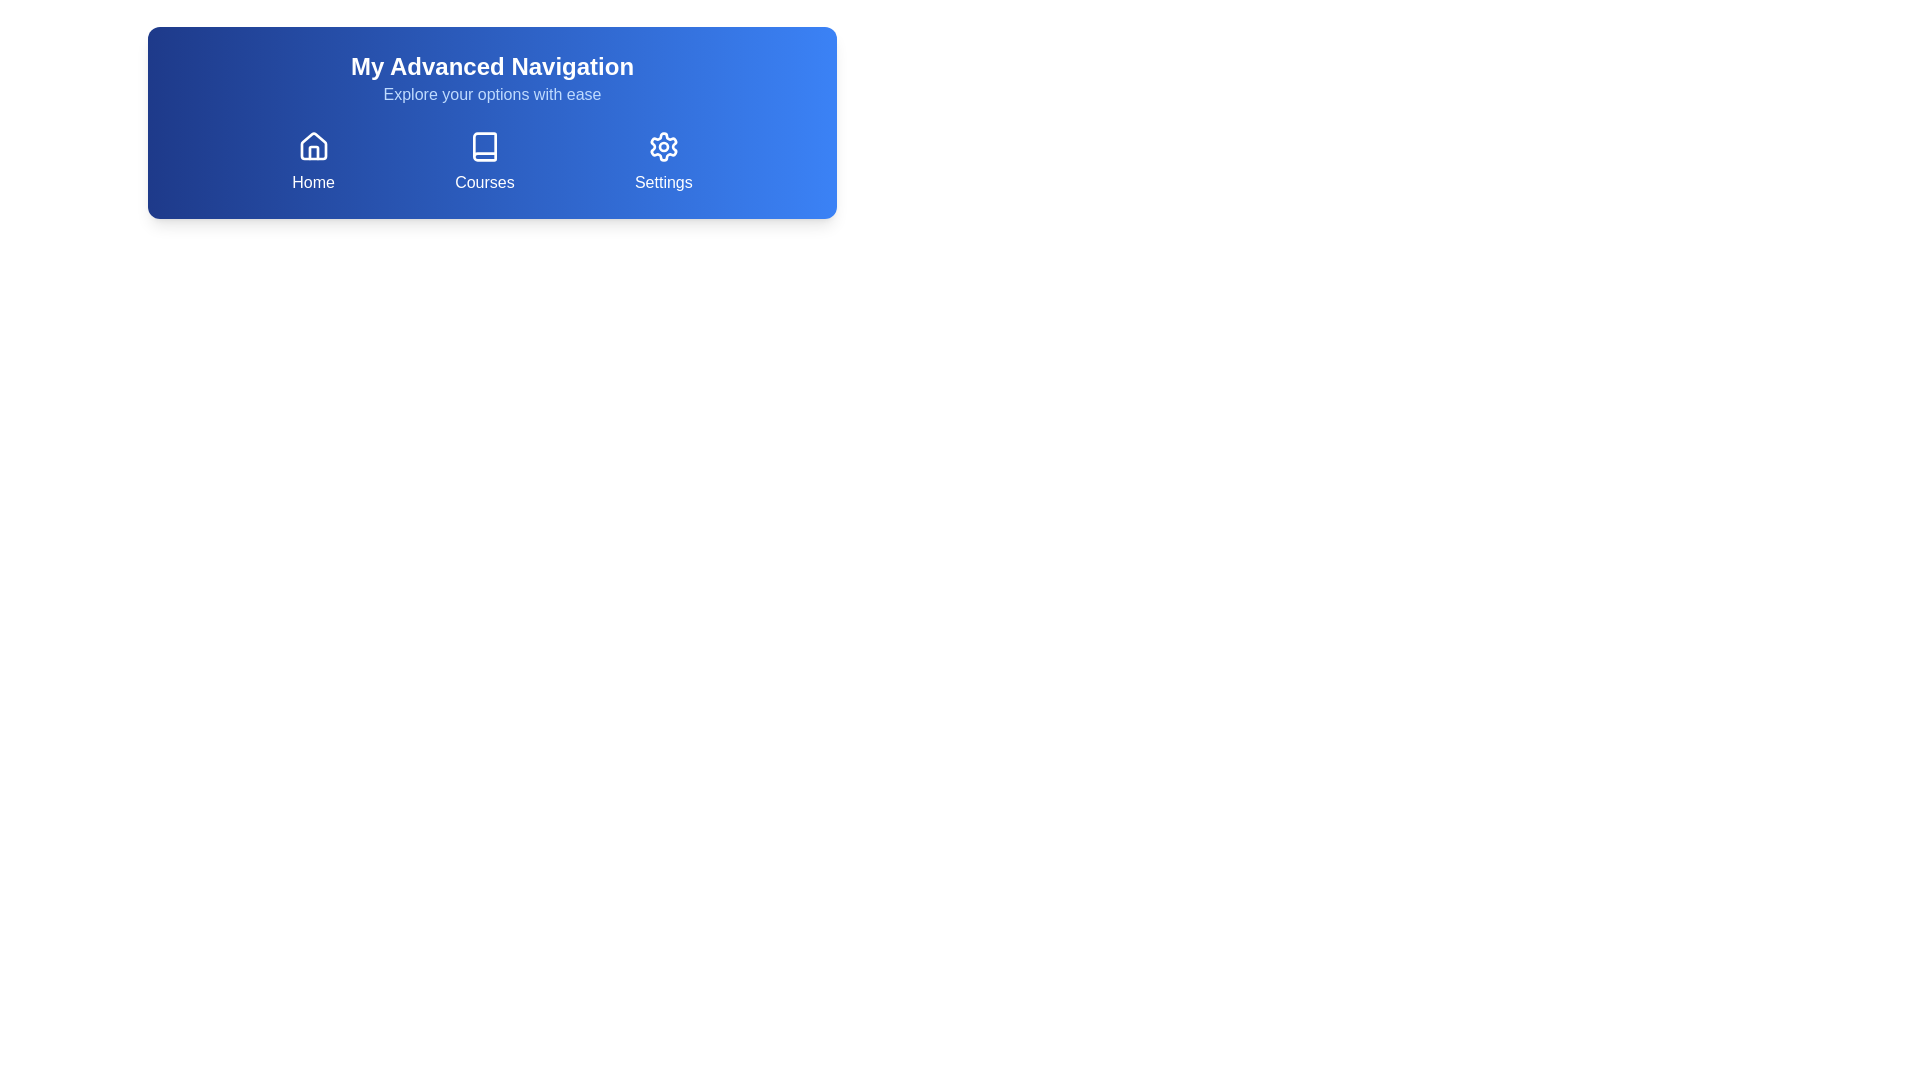 Image resolution: width=1920 pixels, height=1080 pixels. I want to click on the 'Settings' button with a cogwheel icon in the navigation bar, so click(663, 161).